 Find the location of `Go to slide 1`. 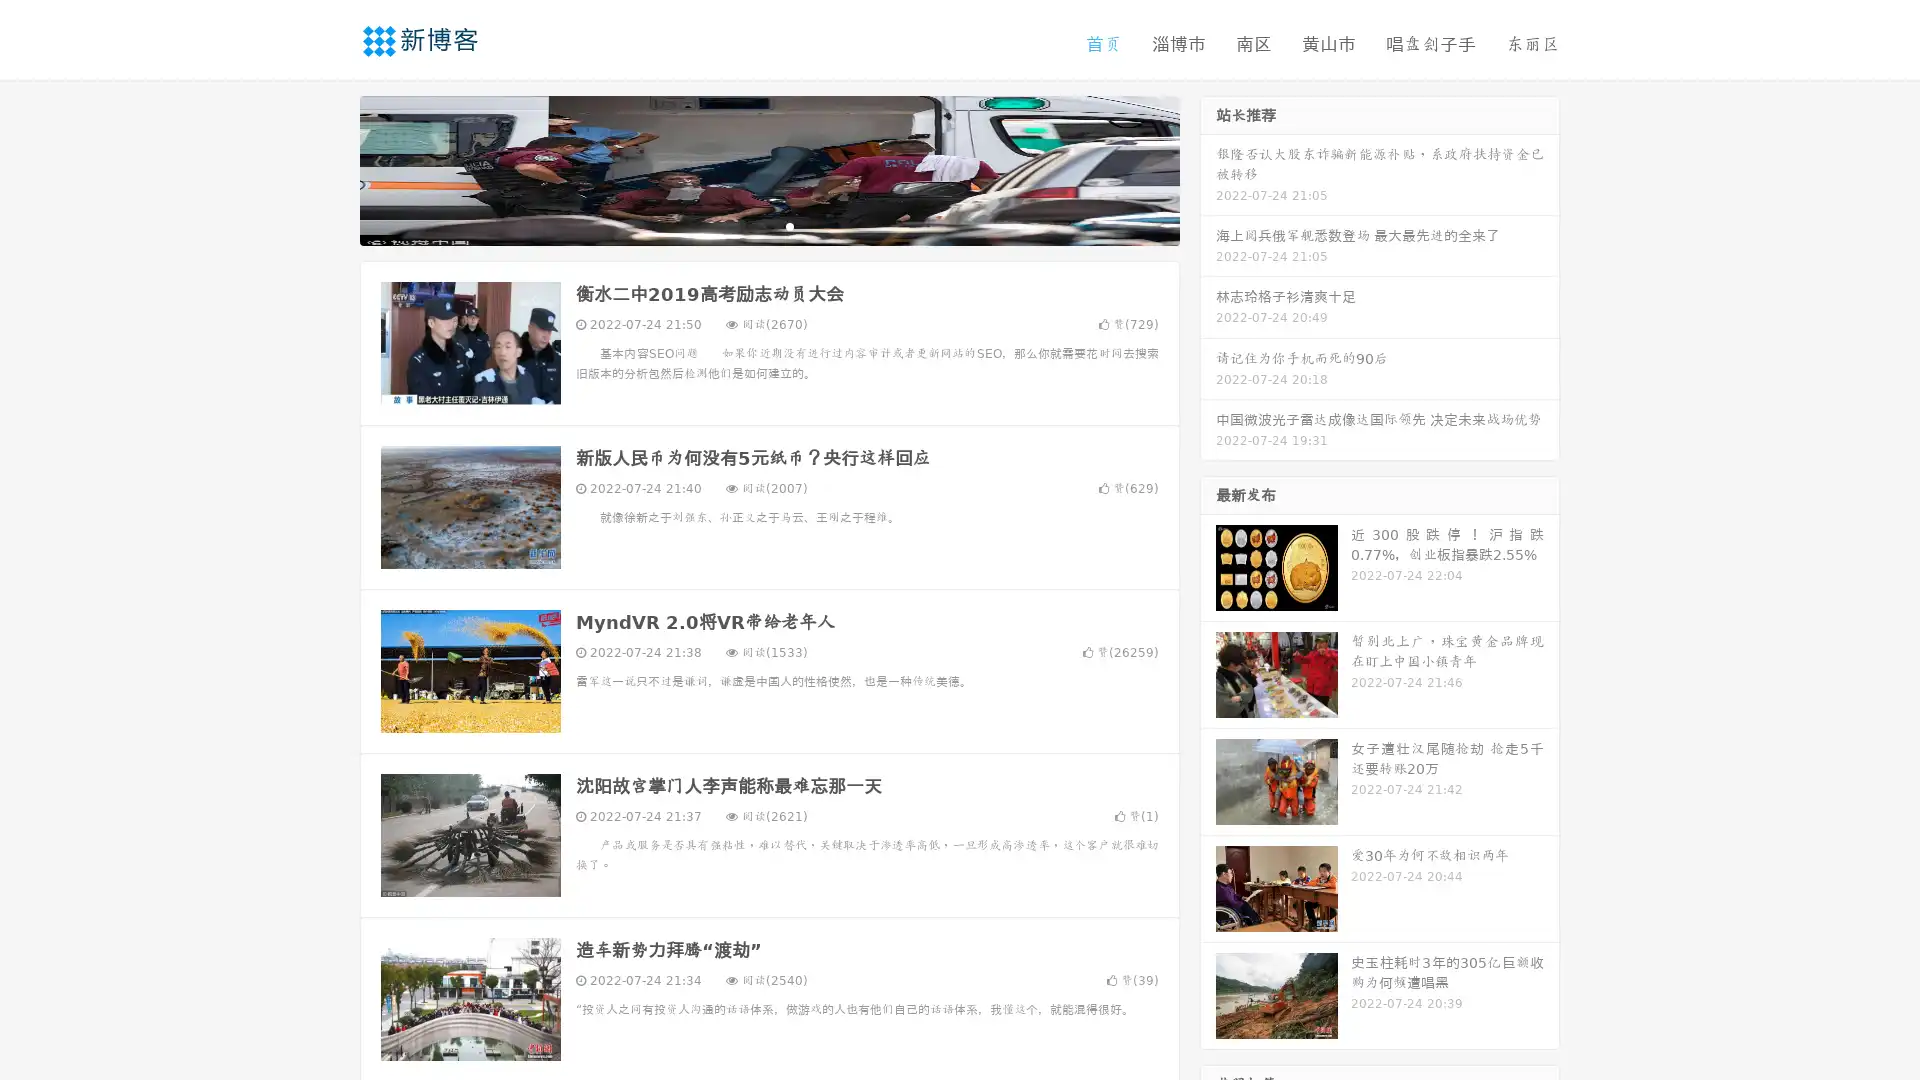

Go to slide 1 is located at coordinates (748, 225).